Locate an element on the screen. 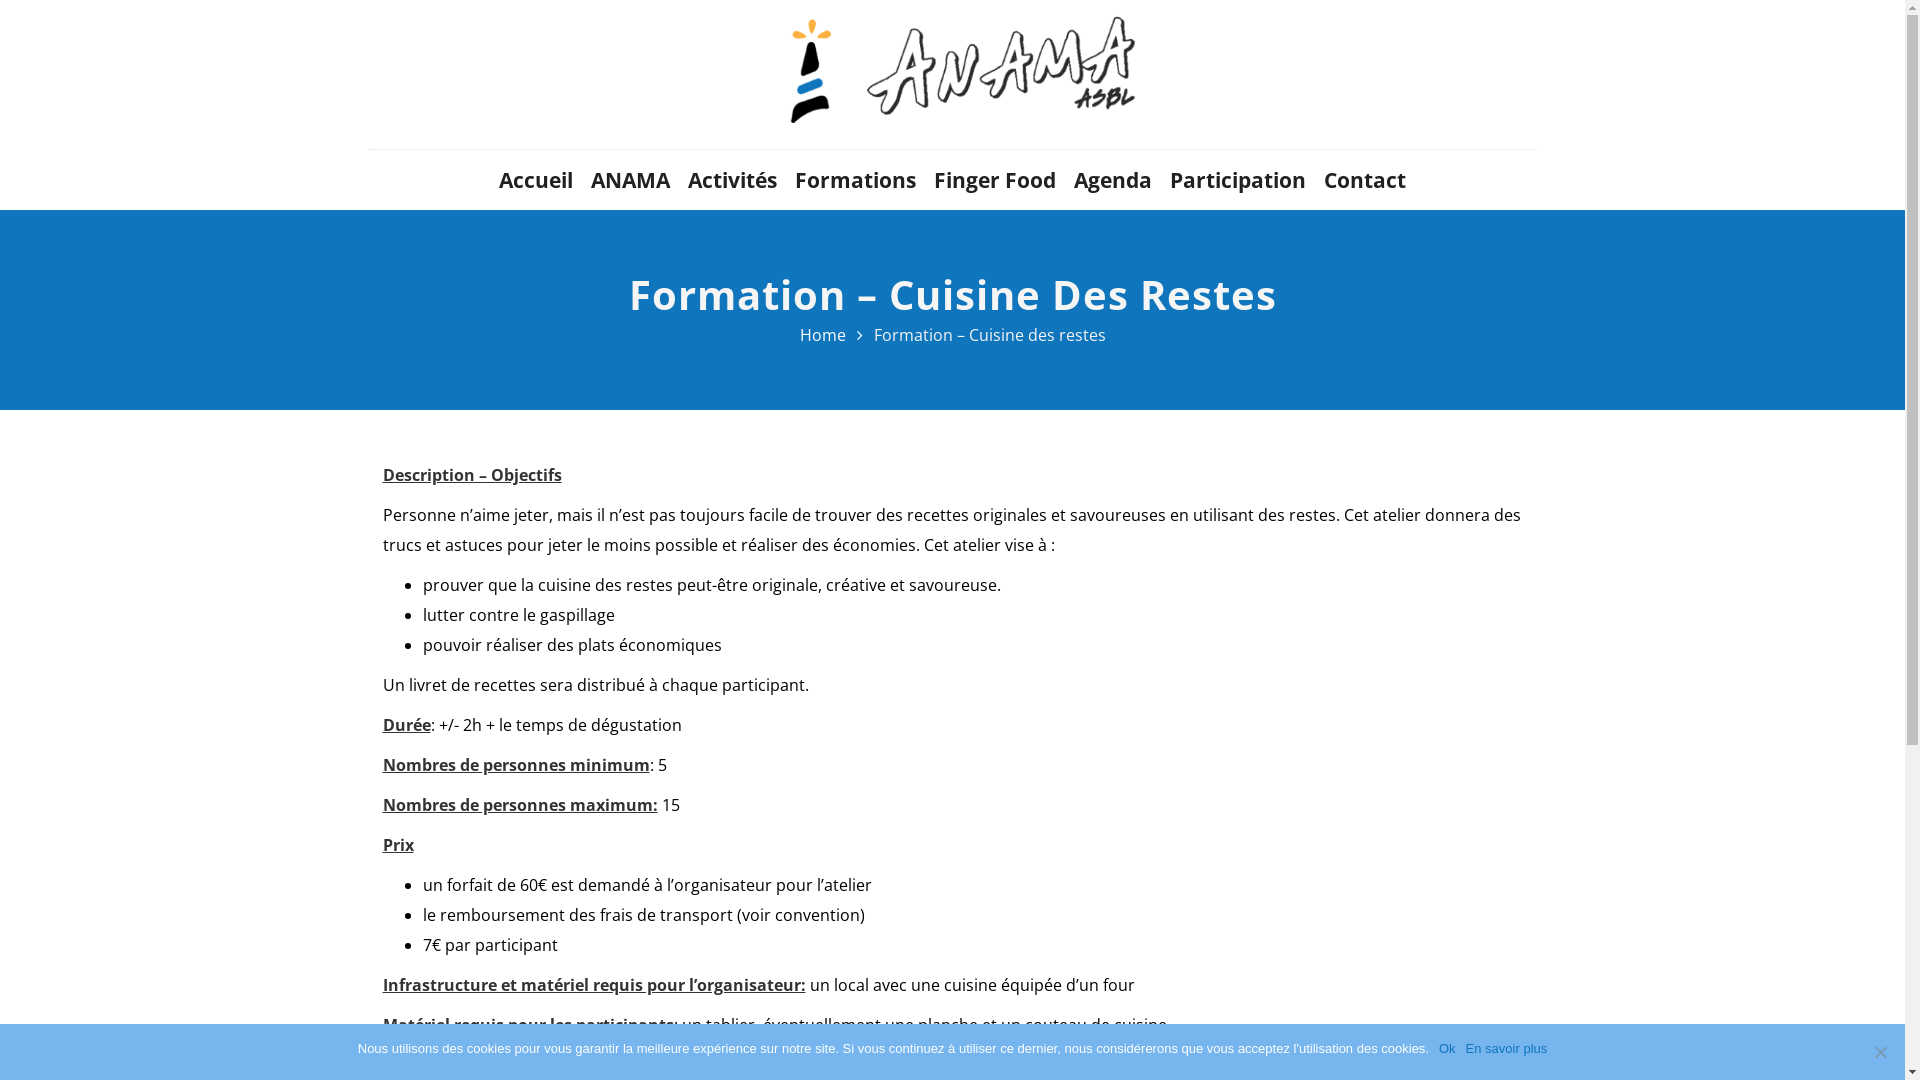 Image resolution: width=1920 pixels, height=1080 pixels. 'Accueil' is located at coordinates (536, 180).